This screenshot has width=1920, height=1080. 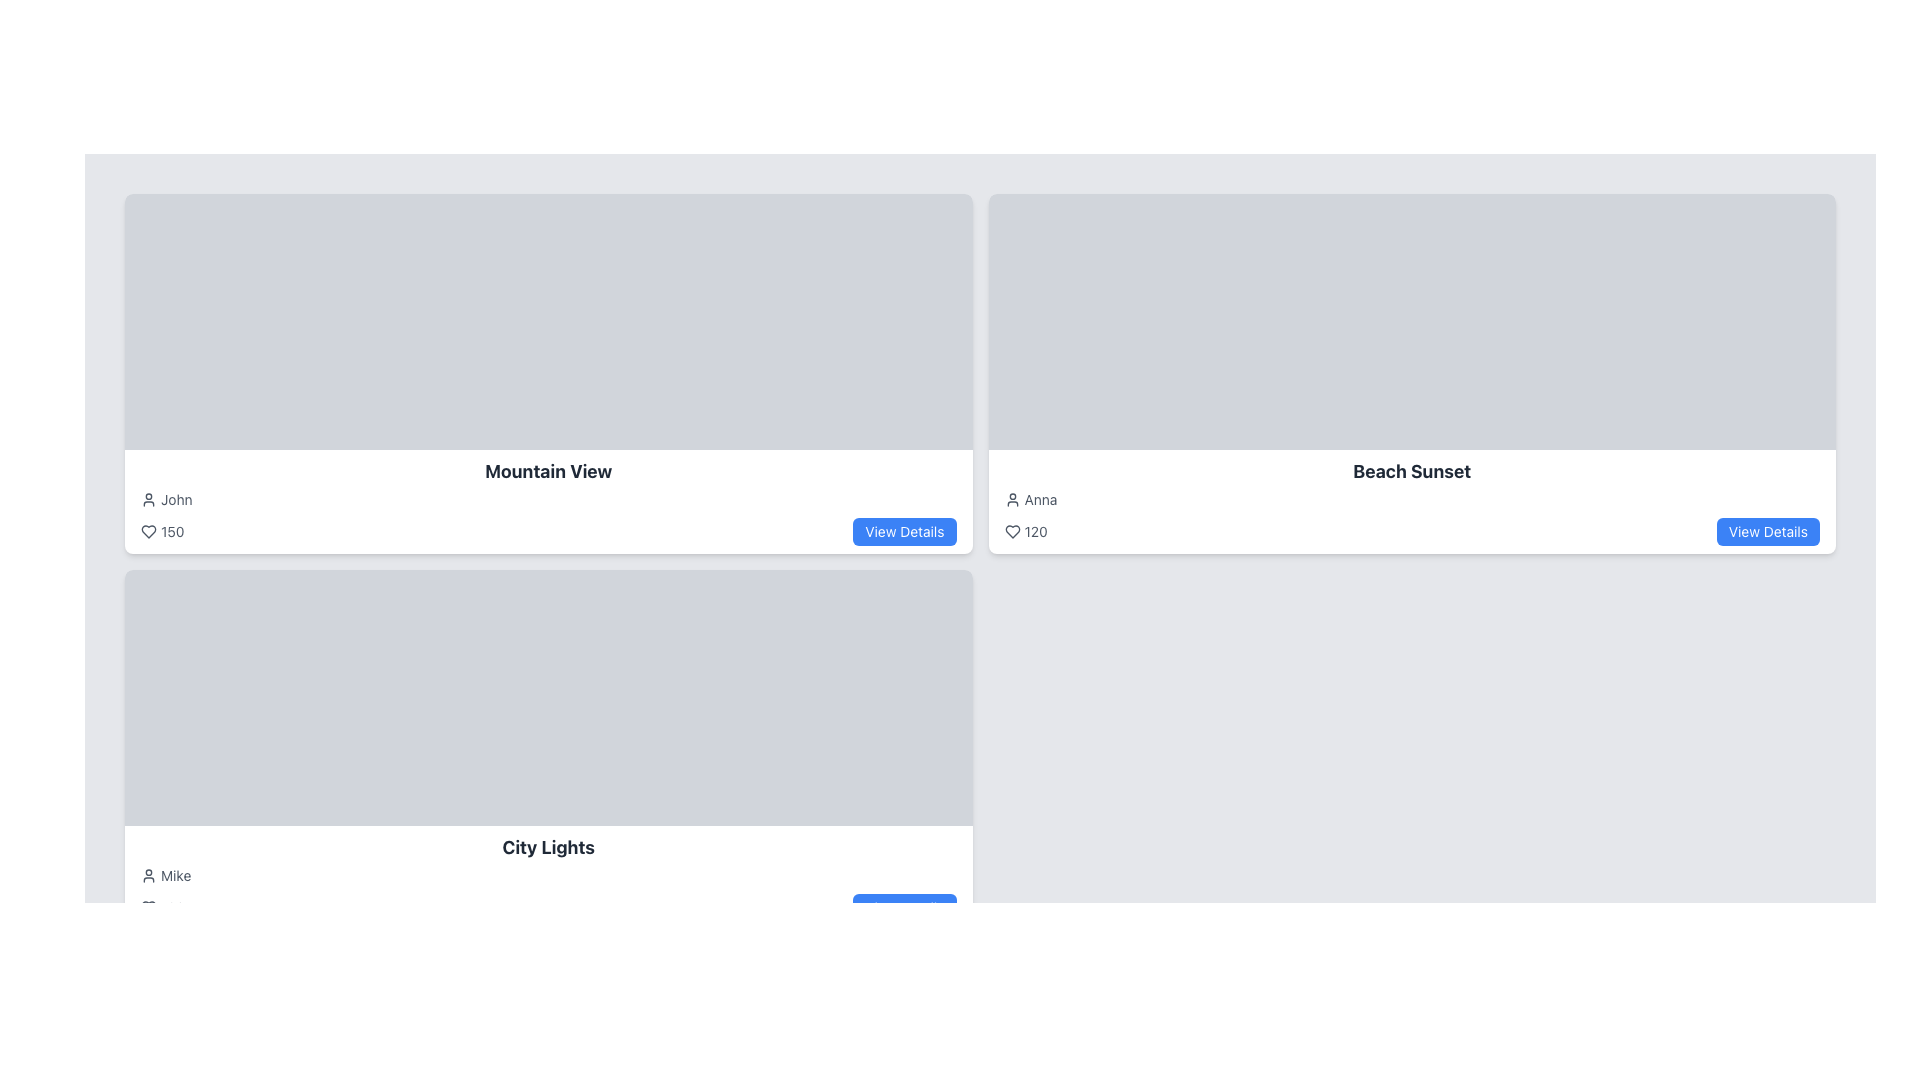 What do you see at coordinates (1026, 531) in the screenshot?
I see `numeric count displayed in the text component located below the username 'Anna' and next to the heart icon in the 'Beach Sunset' section` at bounding box center [1026, 531].